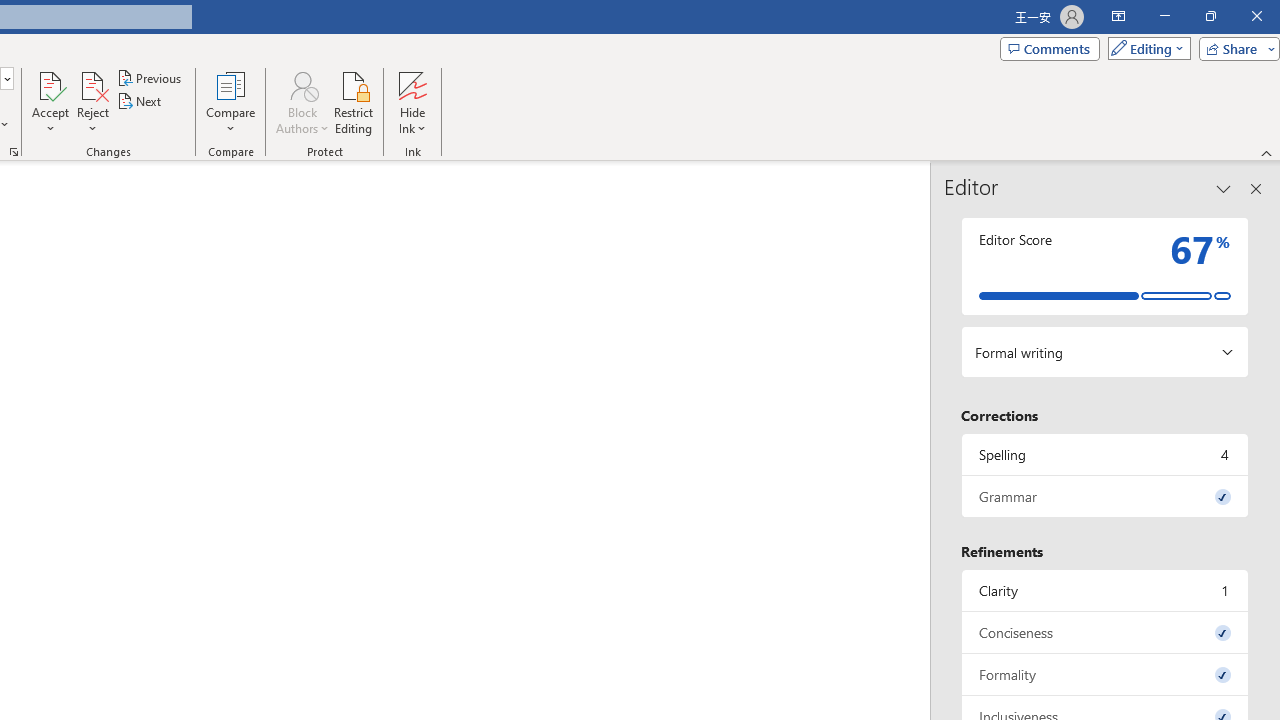 This screenshot has height=720, width=1280. What do you see at coordinates (301, 103) in the screenshot?
I see `'Block Authors'` at bounding box center [301, 103].